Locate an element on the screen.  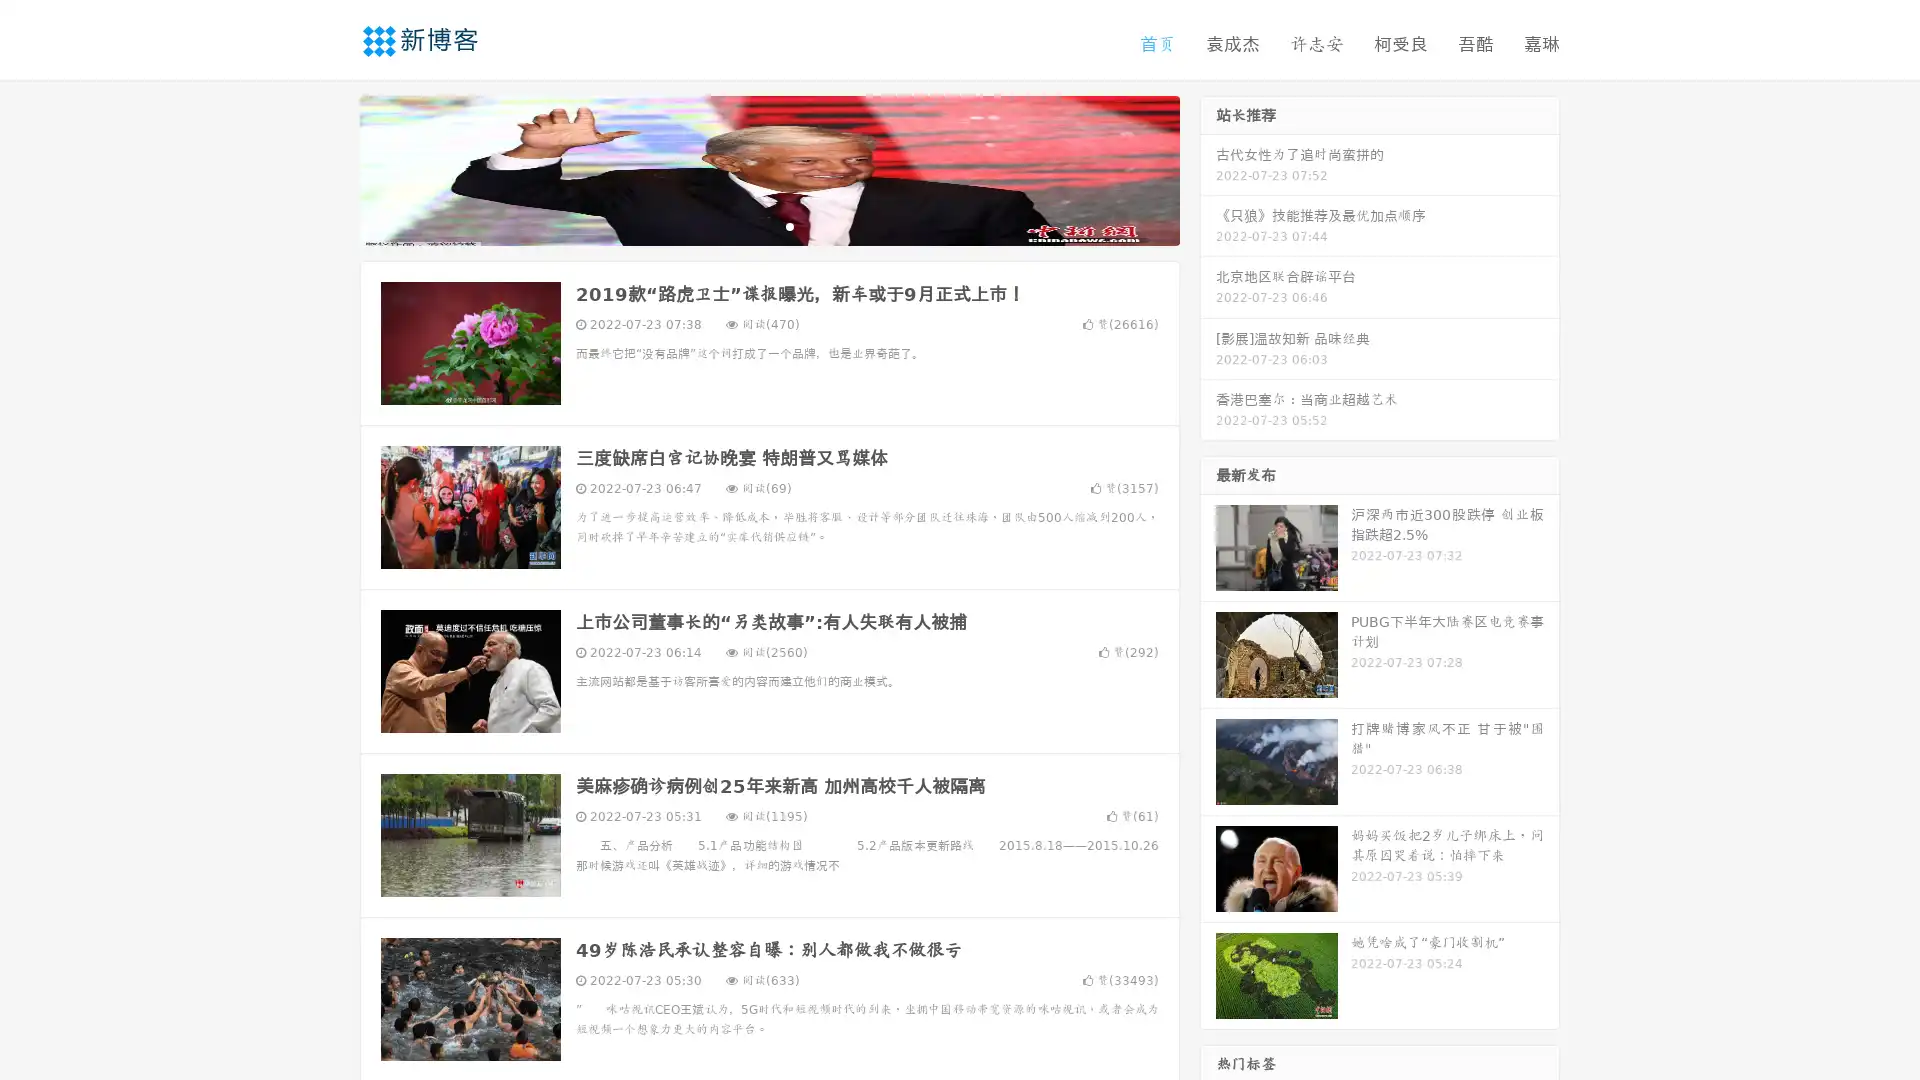
Go to slide 2 is located at coordinates (768, 225).